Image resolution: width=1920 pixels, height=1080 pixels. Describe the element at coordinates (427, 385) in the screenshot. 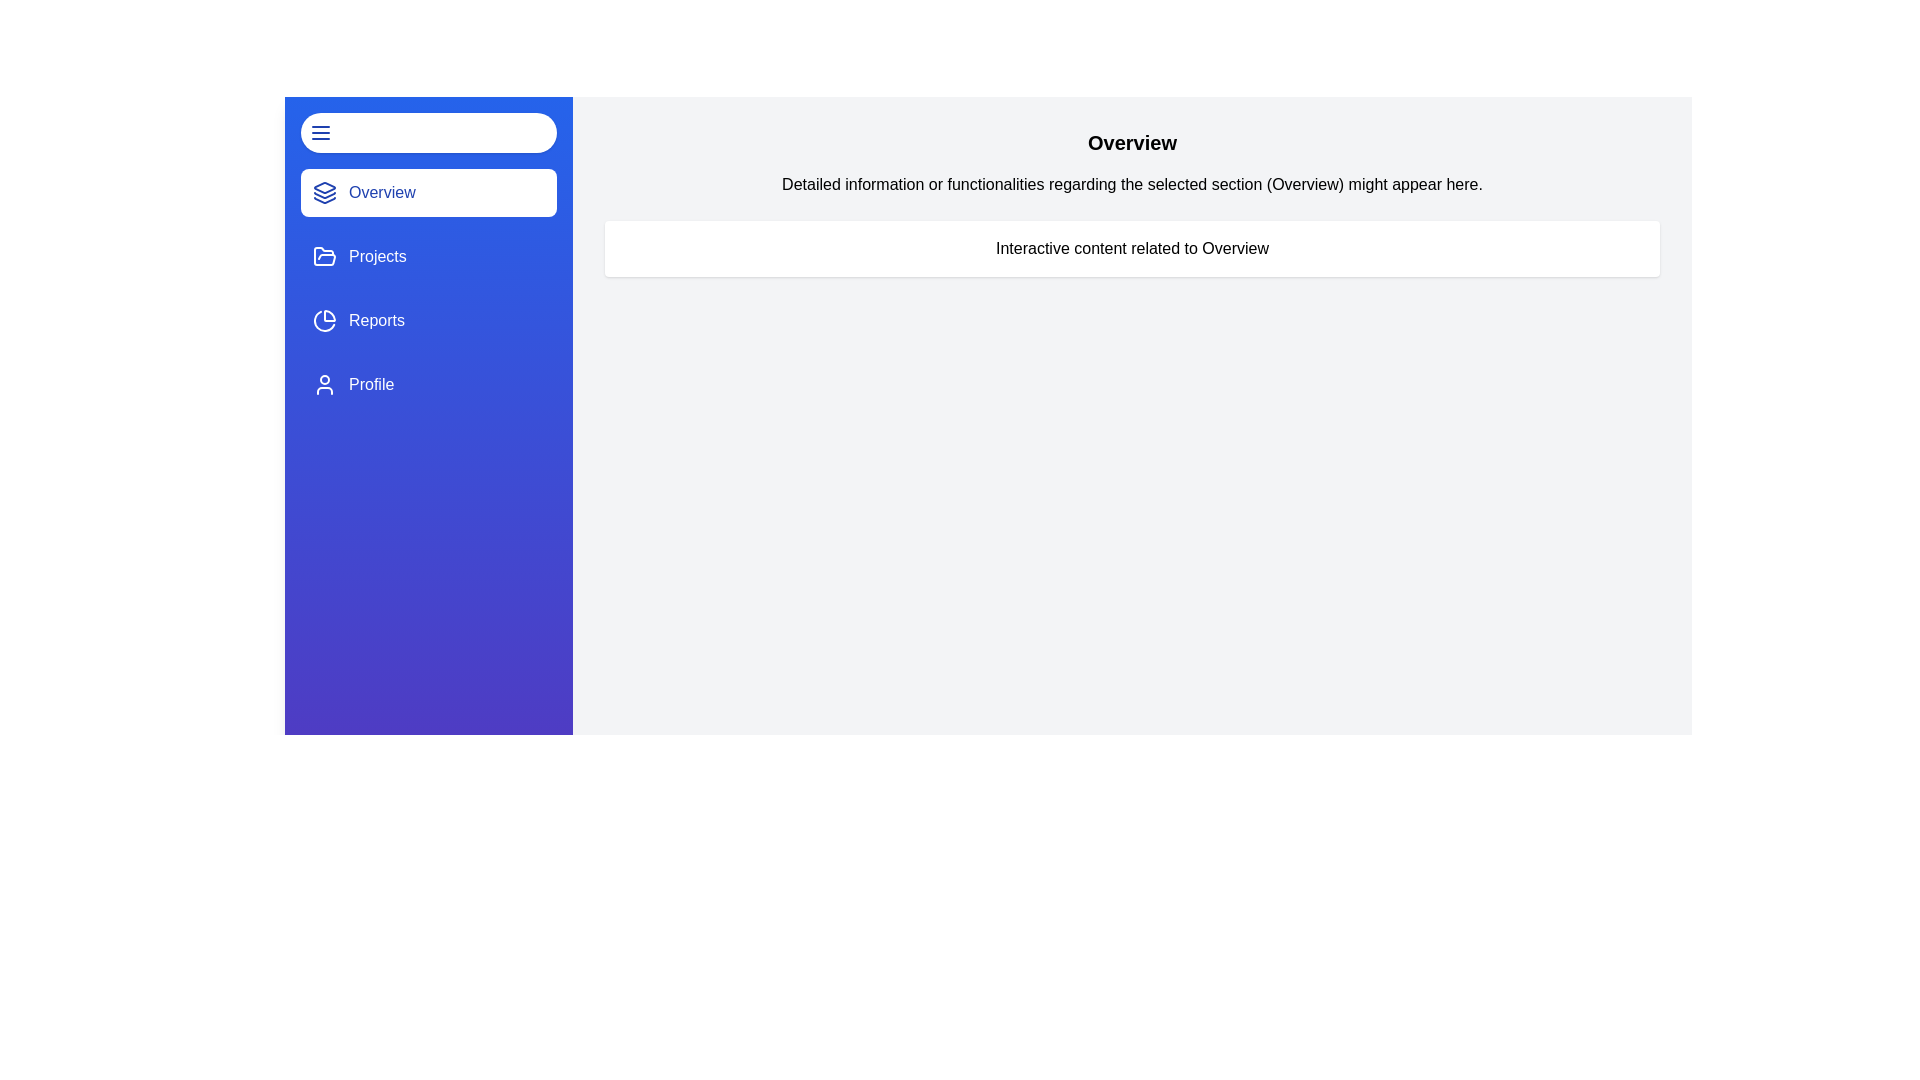

I see `the navigation section Profile` at that location.